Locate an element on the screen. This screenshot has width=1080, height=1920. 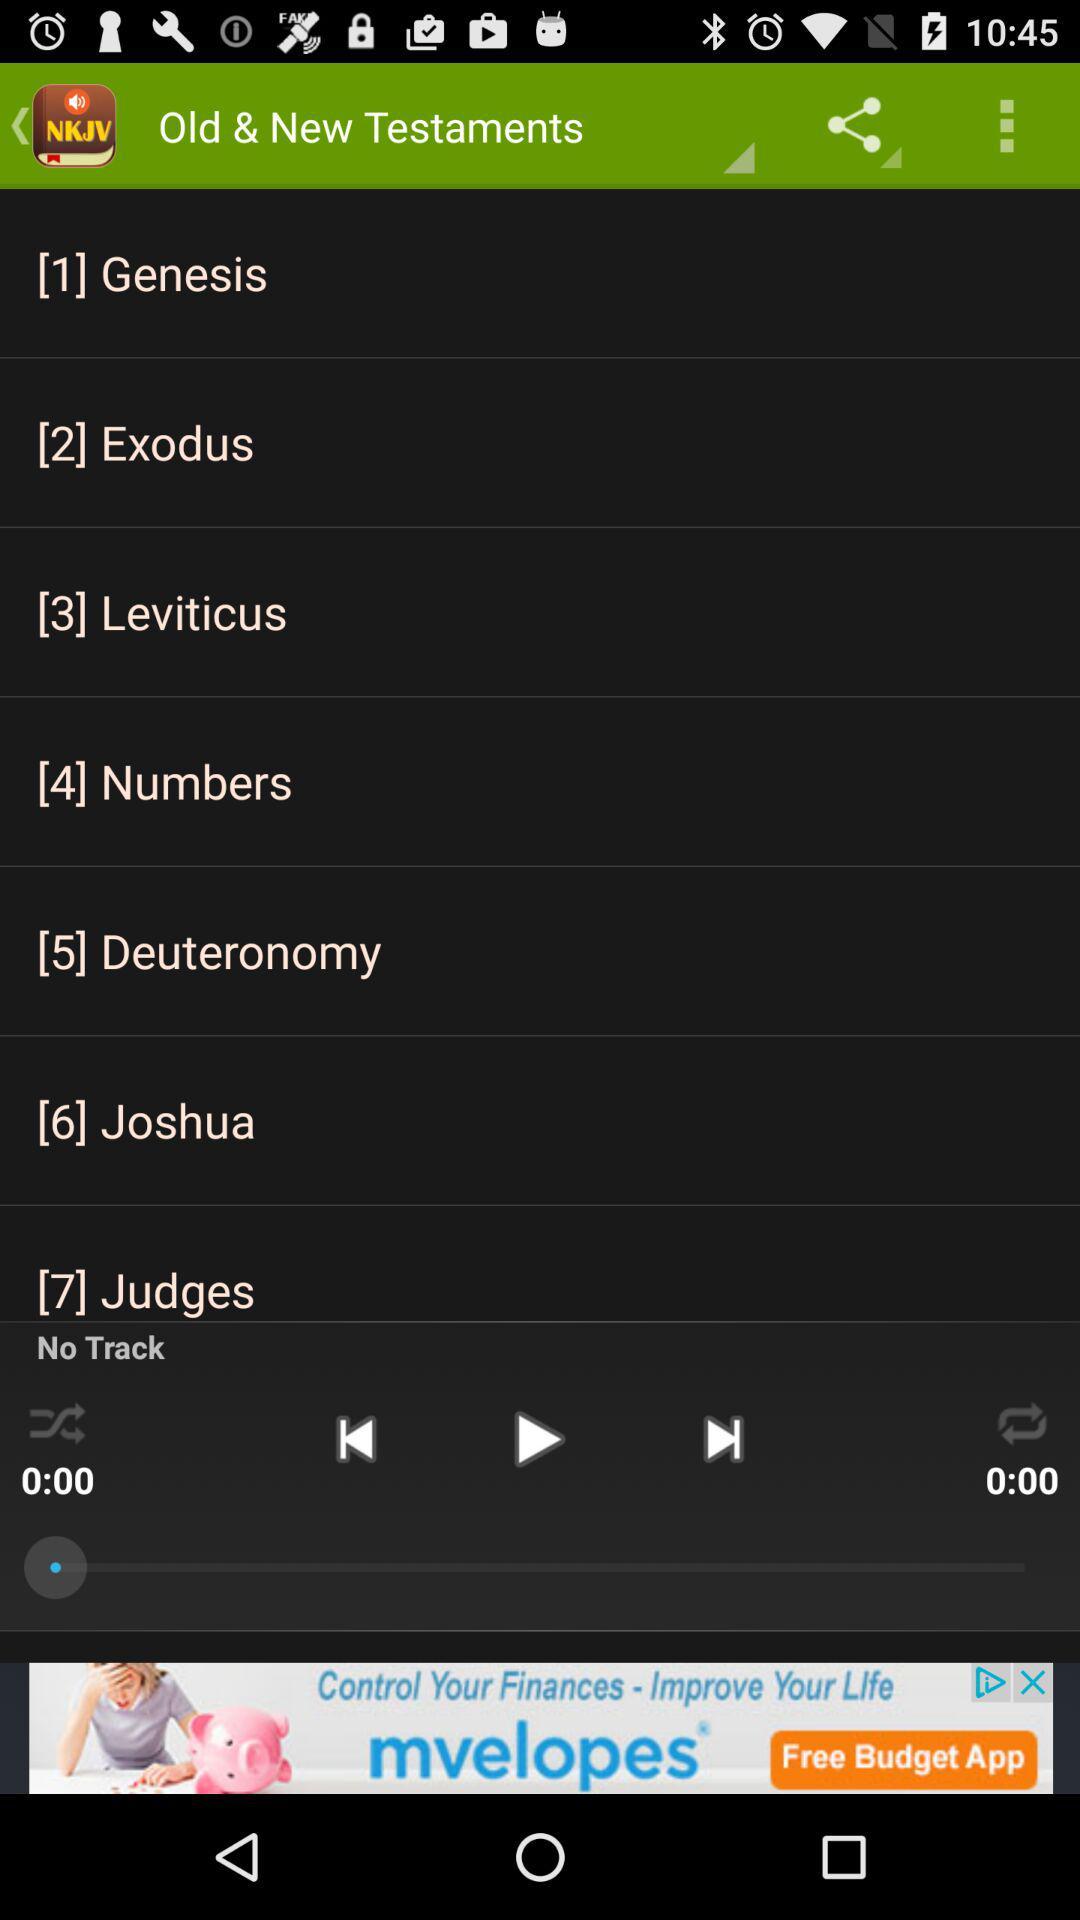
the skip_next icon is located at coordinates (723, 1538).